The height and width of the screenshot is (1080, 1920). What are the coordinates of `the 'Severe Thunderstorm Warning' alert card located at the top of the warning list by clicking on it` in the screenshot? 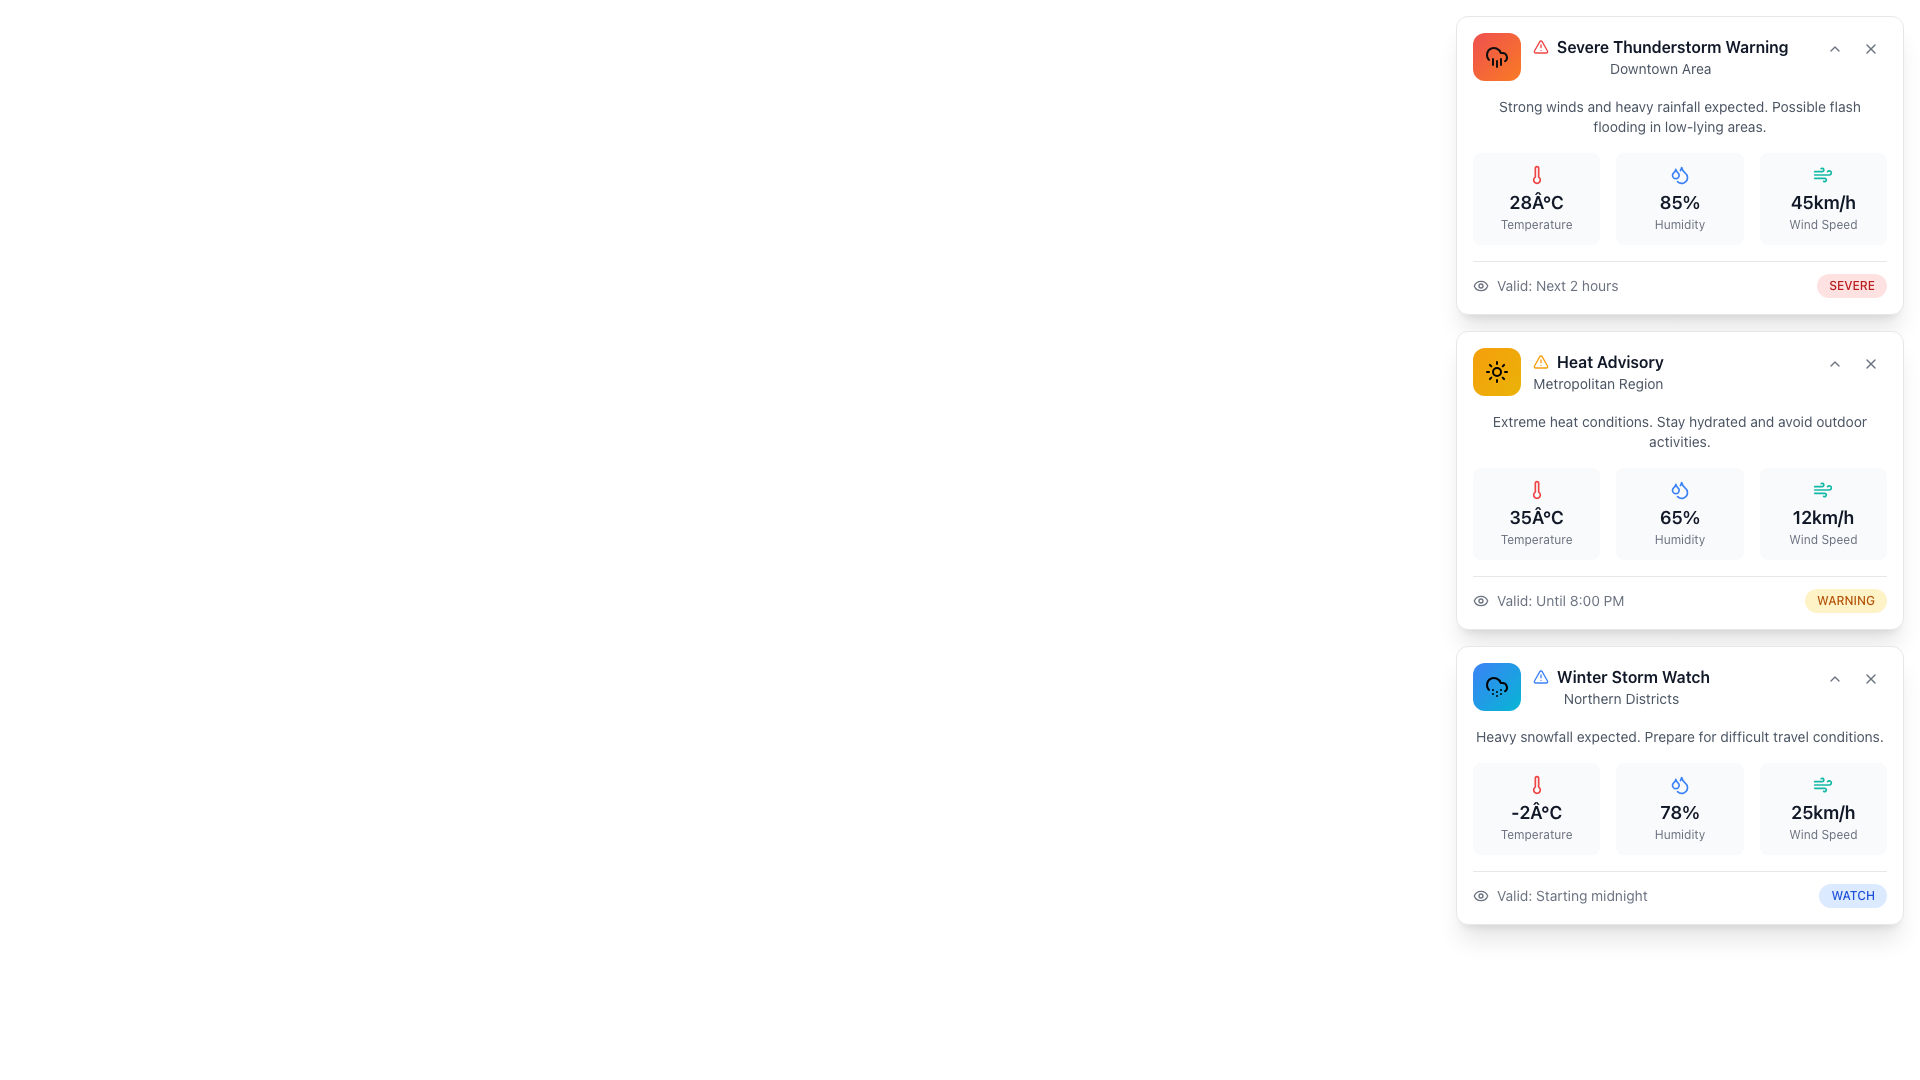 It's located at (1630, 56).